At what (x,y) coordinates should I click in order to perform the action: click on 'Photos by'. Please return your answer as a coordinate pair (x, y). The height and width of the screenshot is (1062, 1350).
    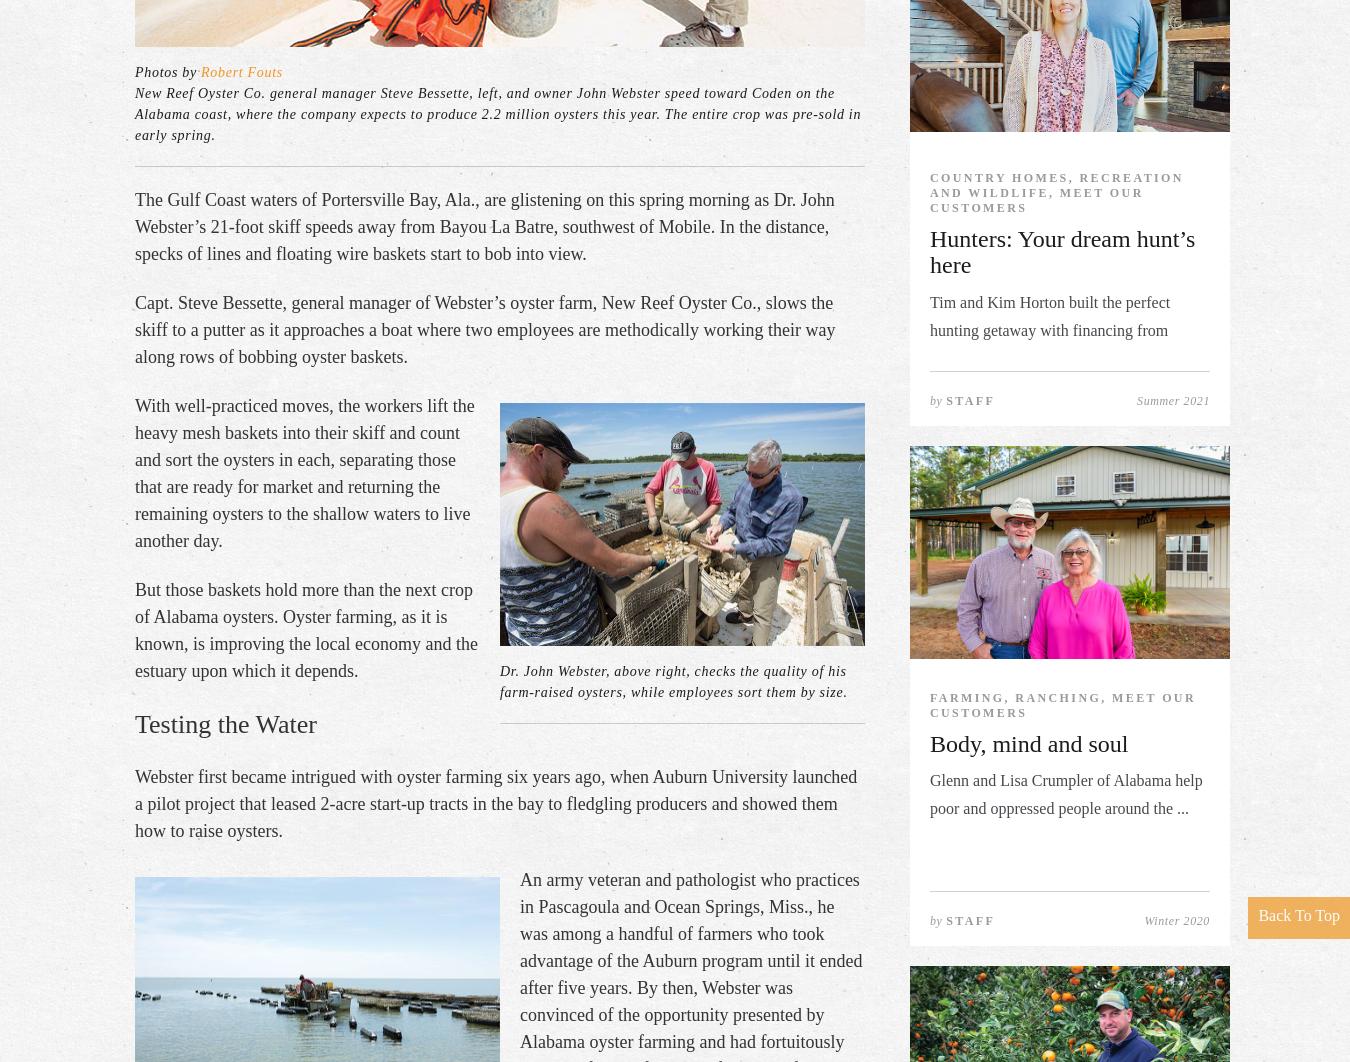
    Looking at the image, I should click on (167, 71).